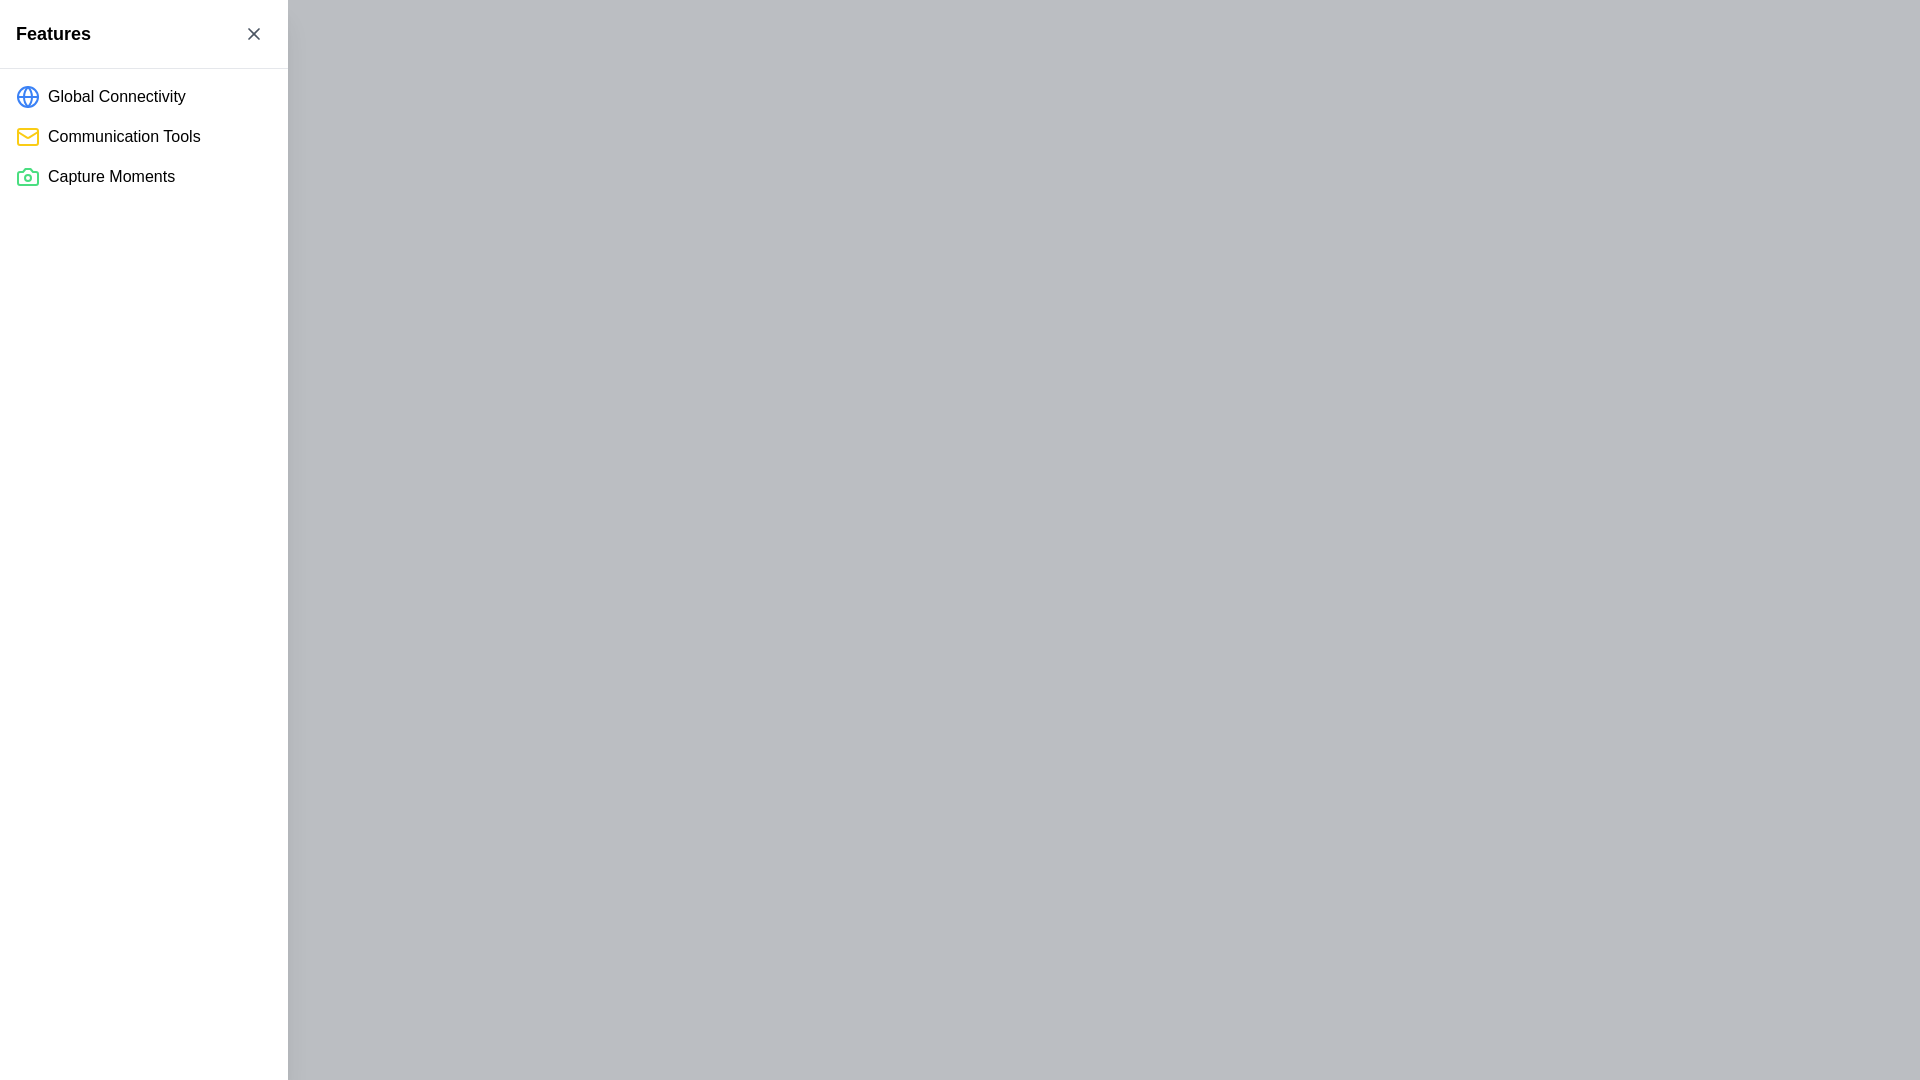  I want to click on the yellow-colored envelope icon, which is outlined and positioned beside the text 'Communication Tools', so click(28, 136).